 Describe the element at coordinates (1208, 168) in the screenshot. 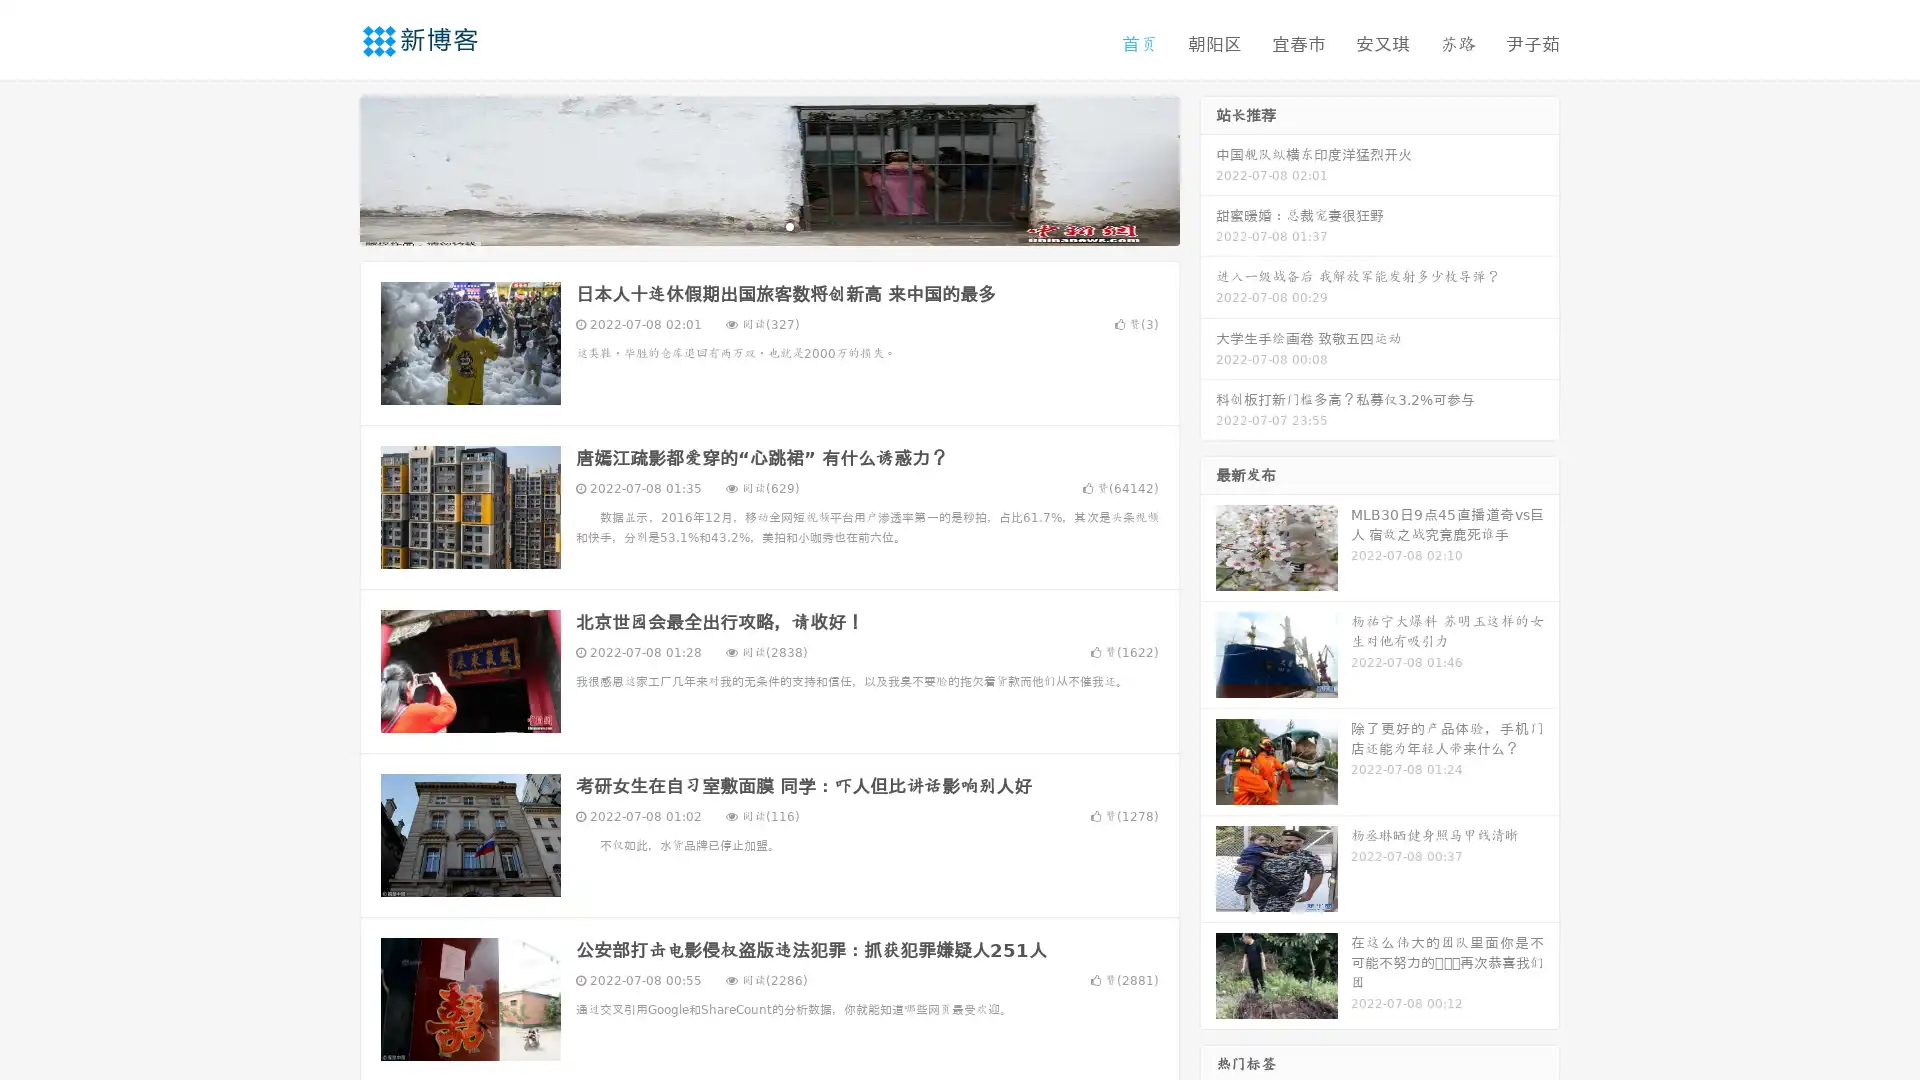

I see `Next slide` at that location.